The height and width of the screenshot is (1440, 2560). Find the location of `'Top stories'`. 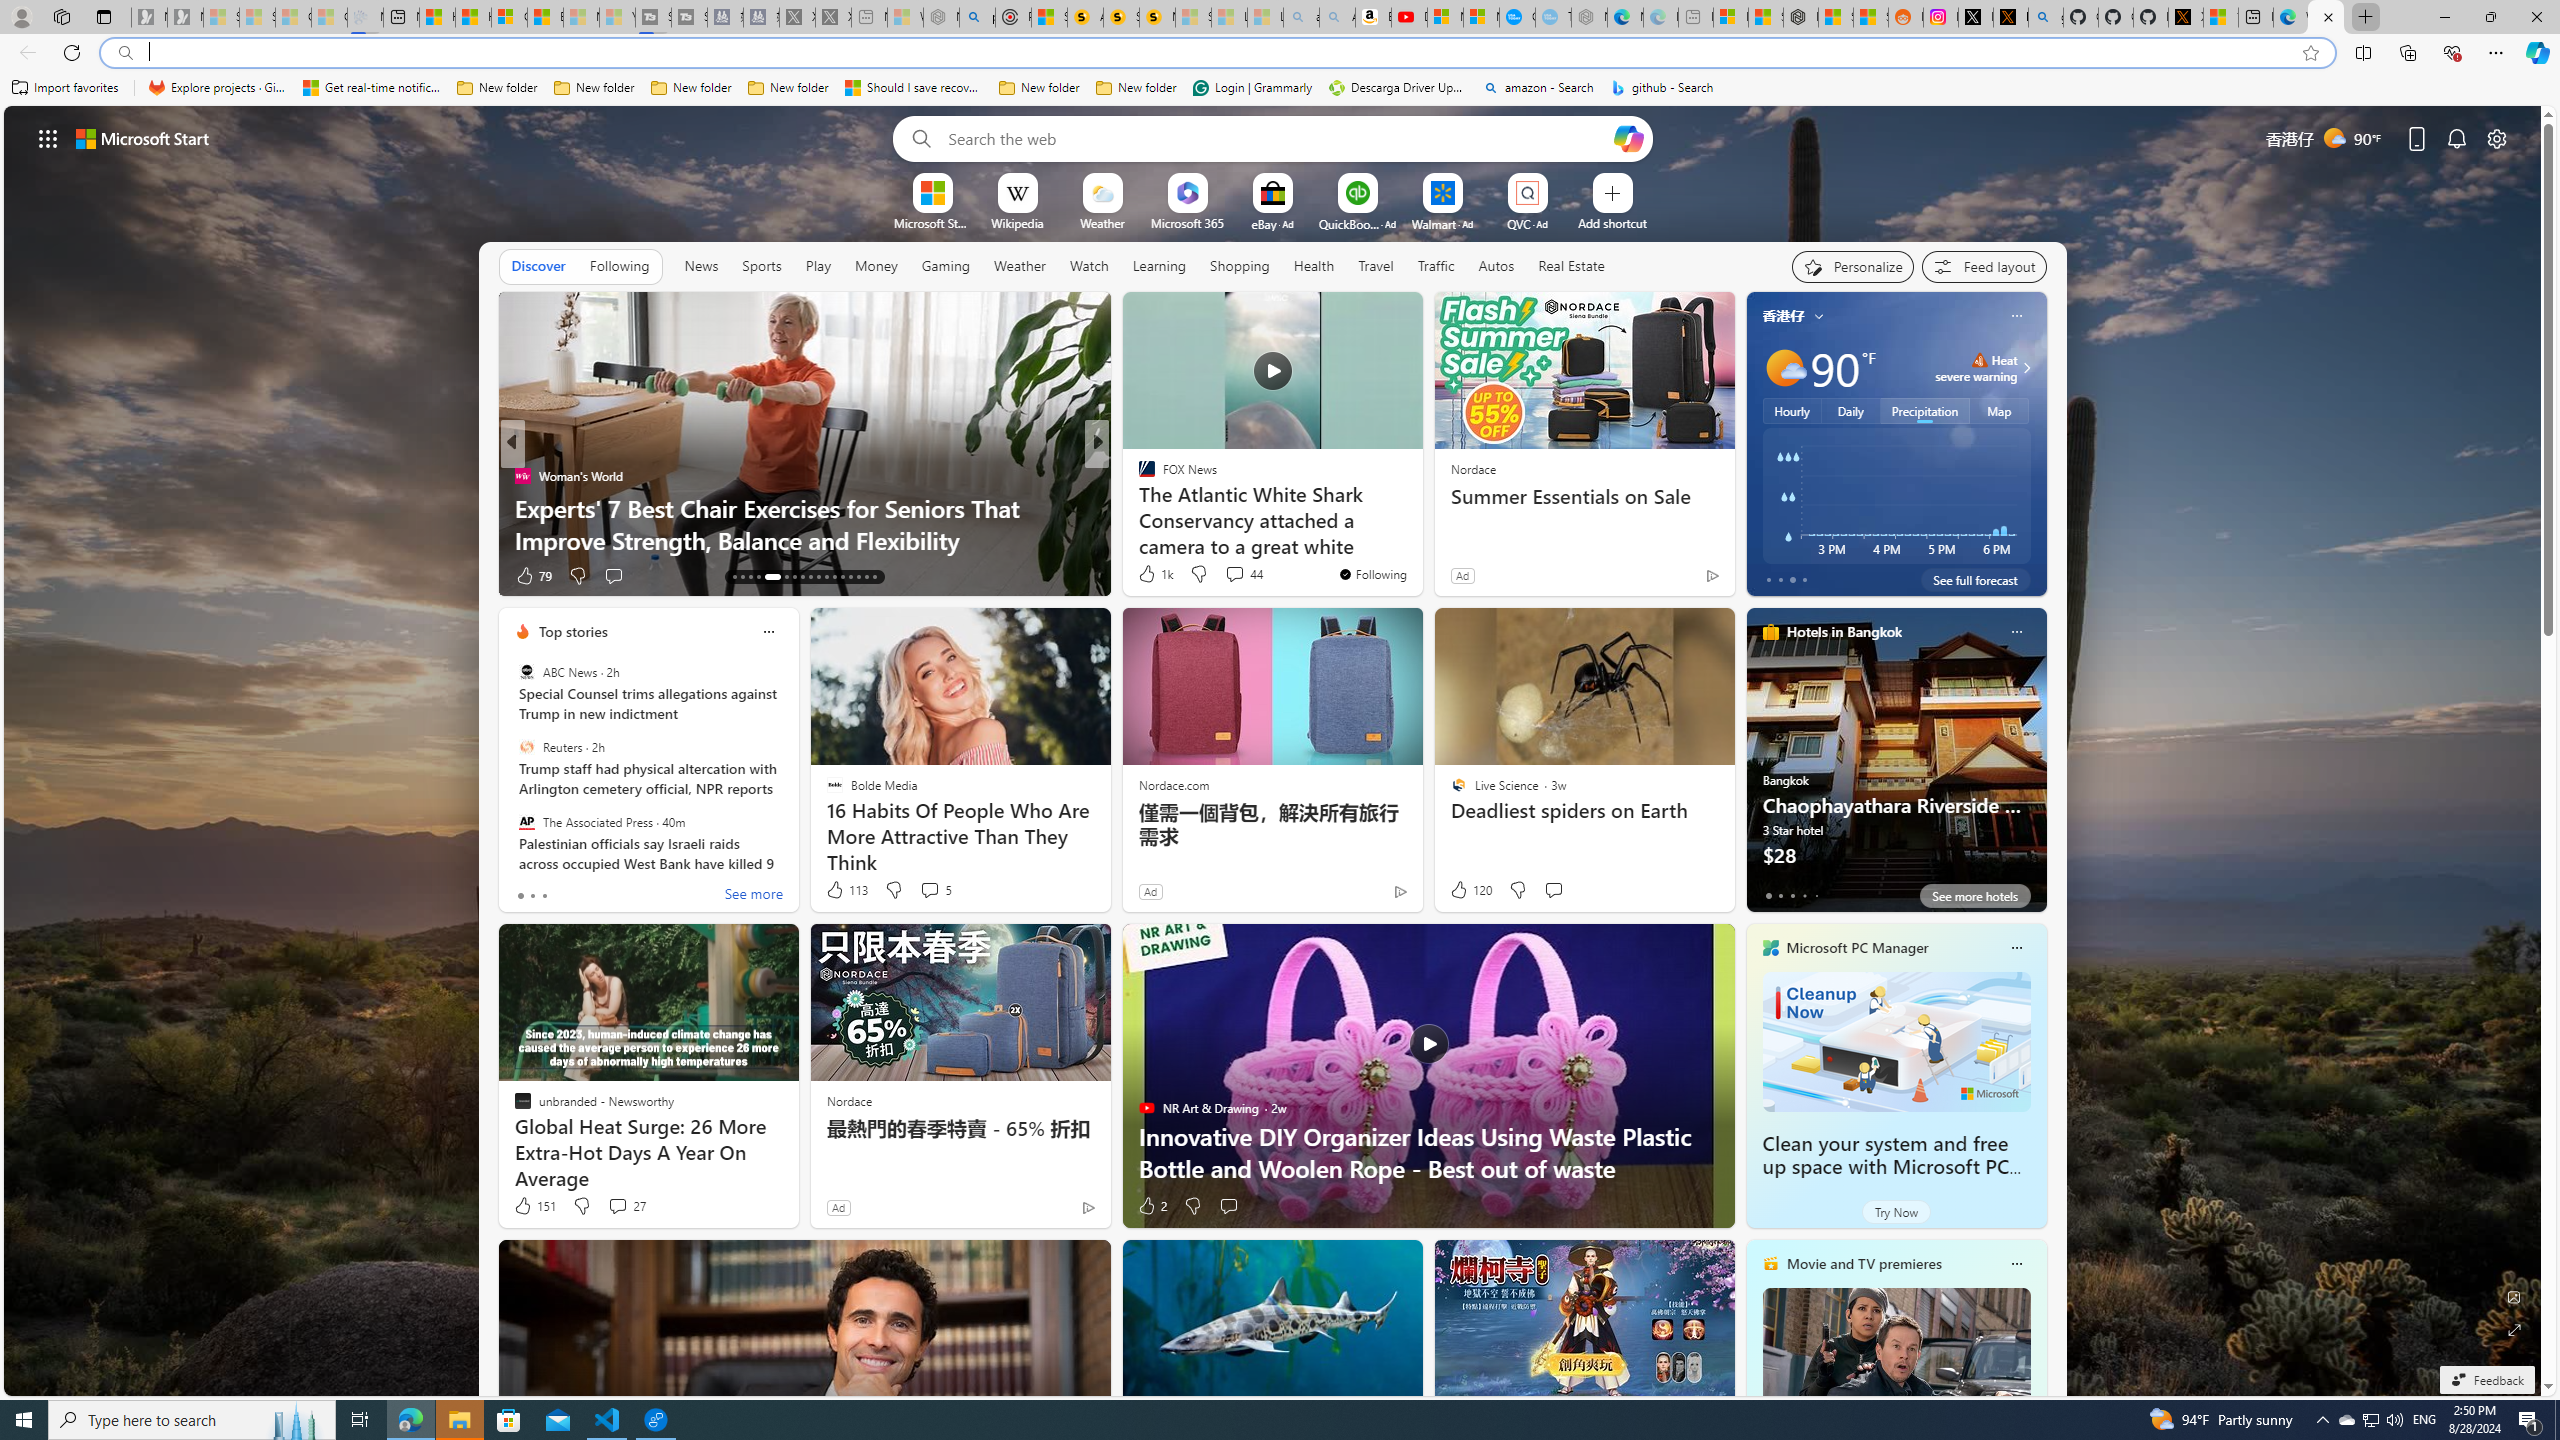

'Top stories' is located at coordinates (572, 631).